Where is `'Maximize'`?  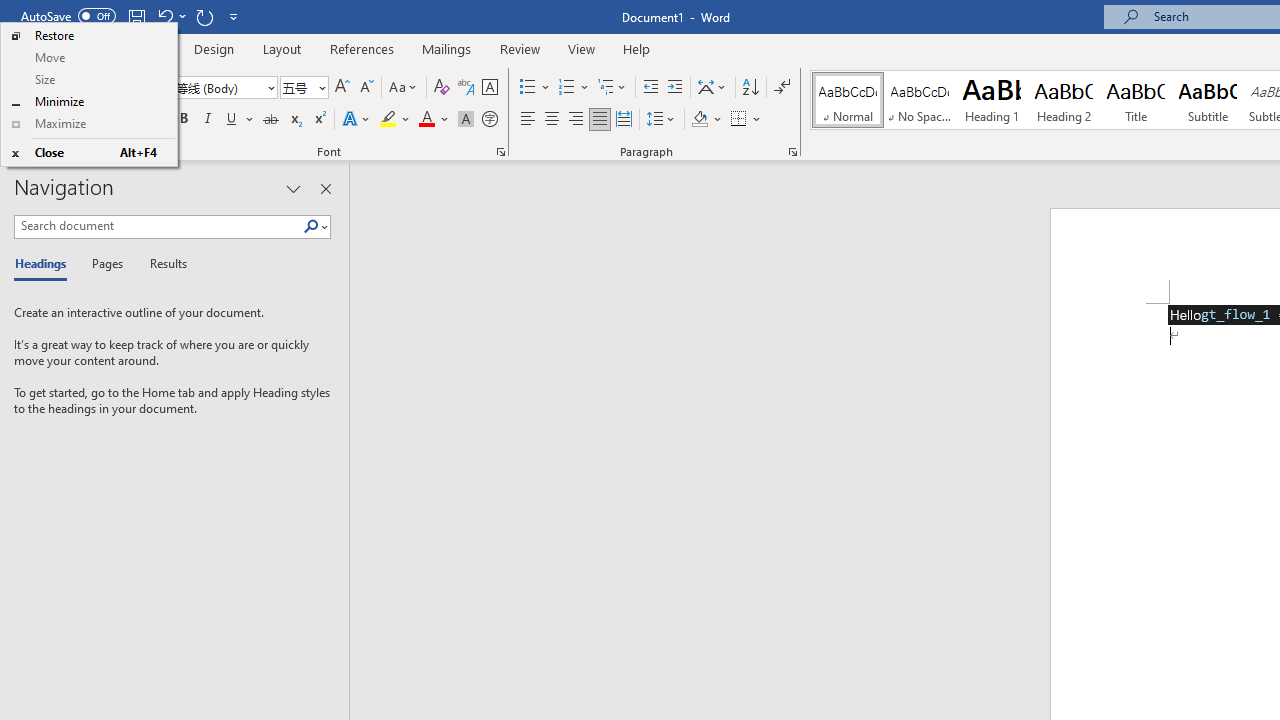
'Maximize' is located at coordinates (87, 124).